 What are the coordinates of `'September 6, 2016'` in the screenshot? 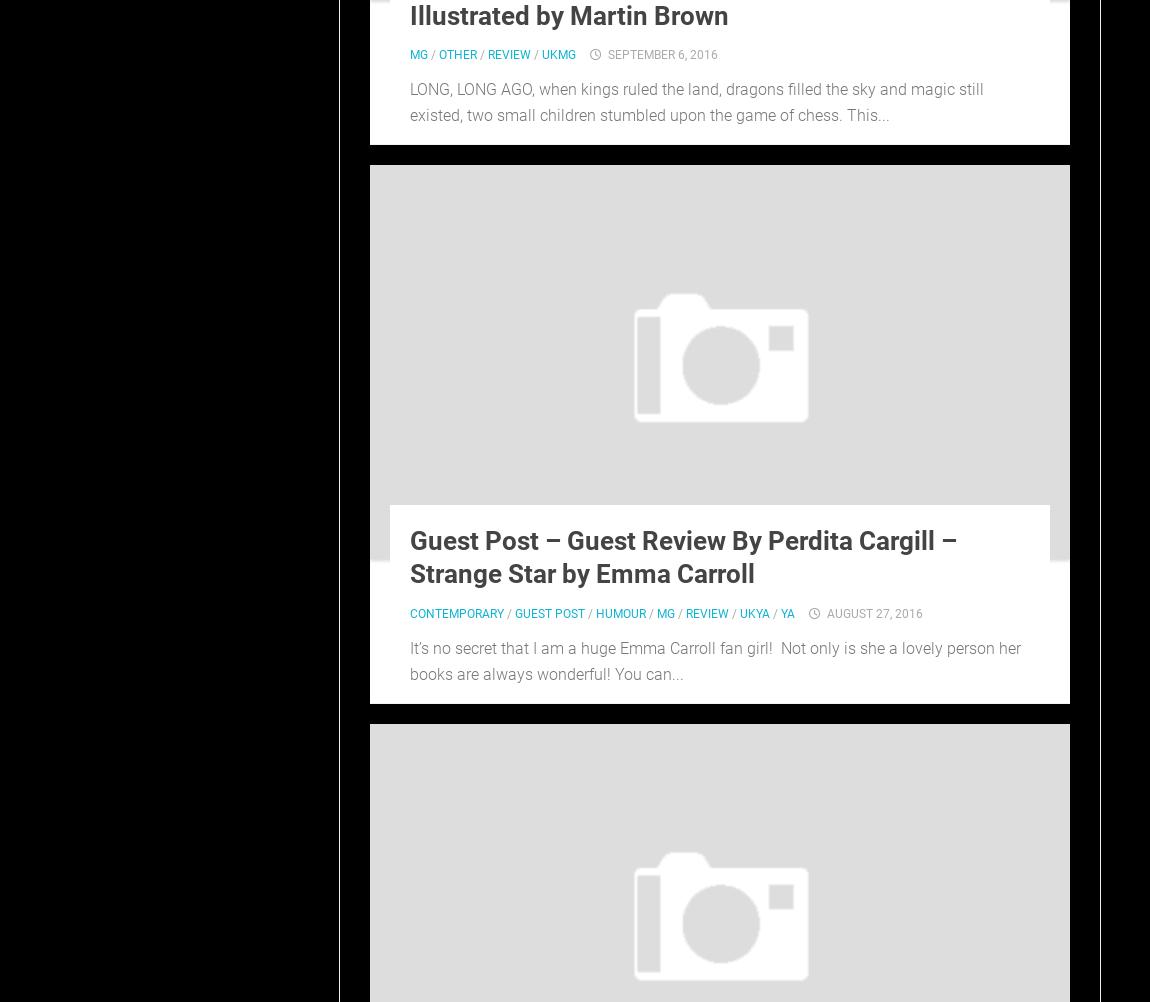 It's located at (661, 55).